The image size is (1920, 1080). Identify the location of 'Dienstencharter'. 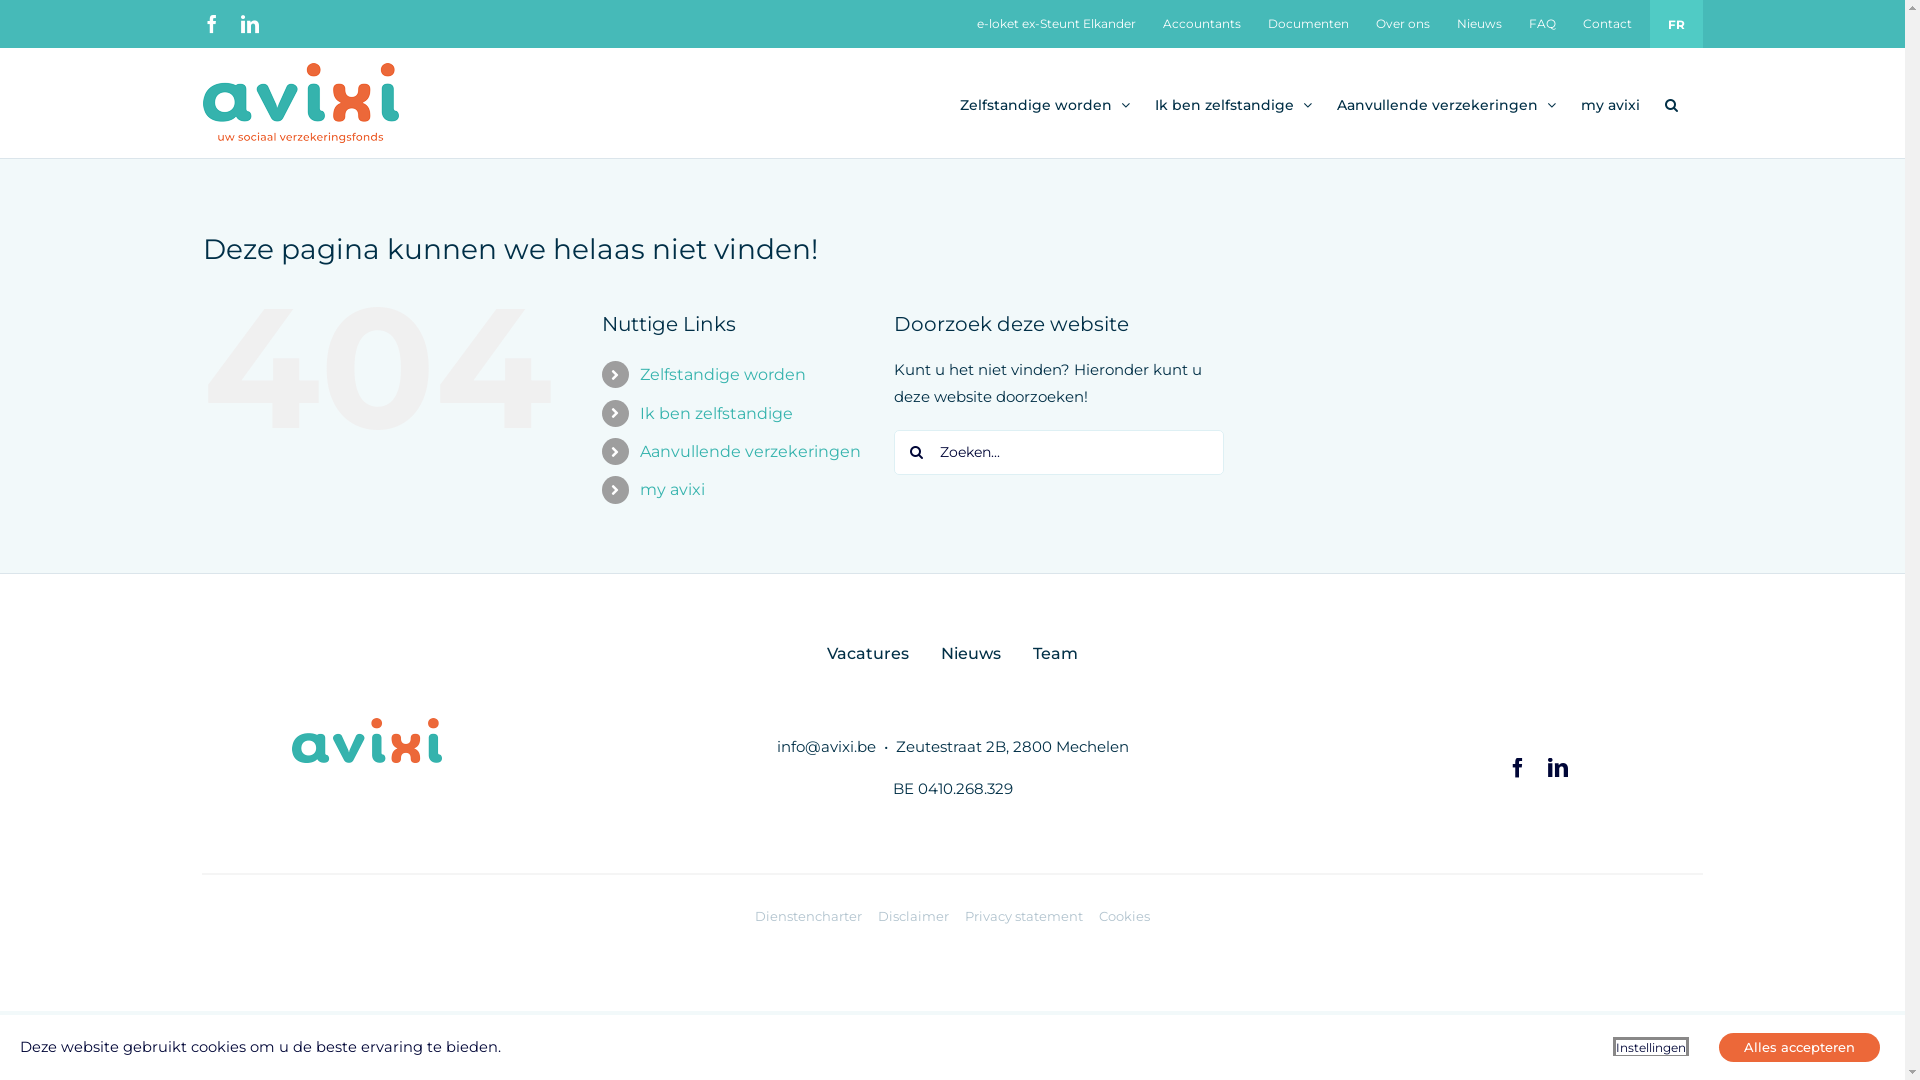
(753, 916).